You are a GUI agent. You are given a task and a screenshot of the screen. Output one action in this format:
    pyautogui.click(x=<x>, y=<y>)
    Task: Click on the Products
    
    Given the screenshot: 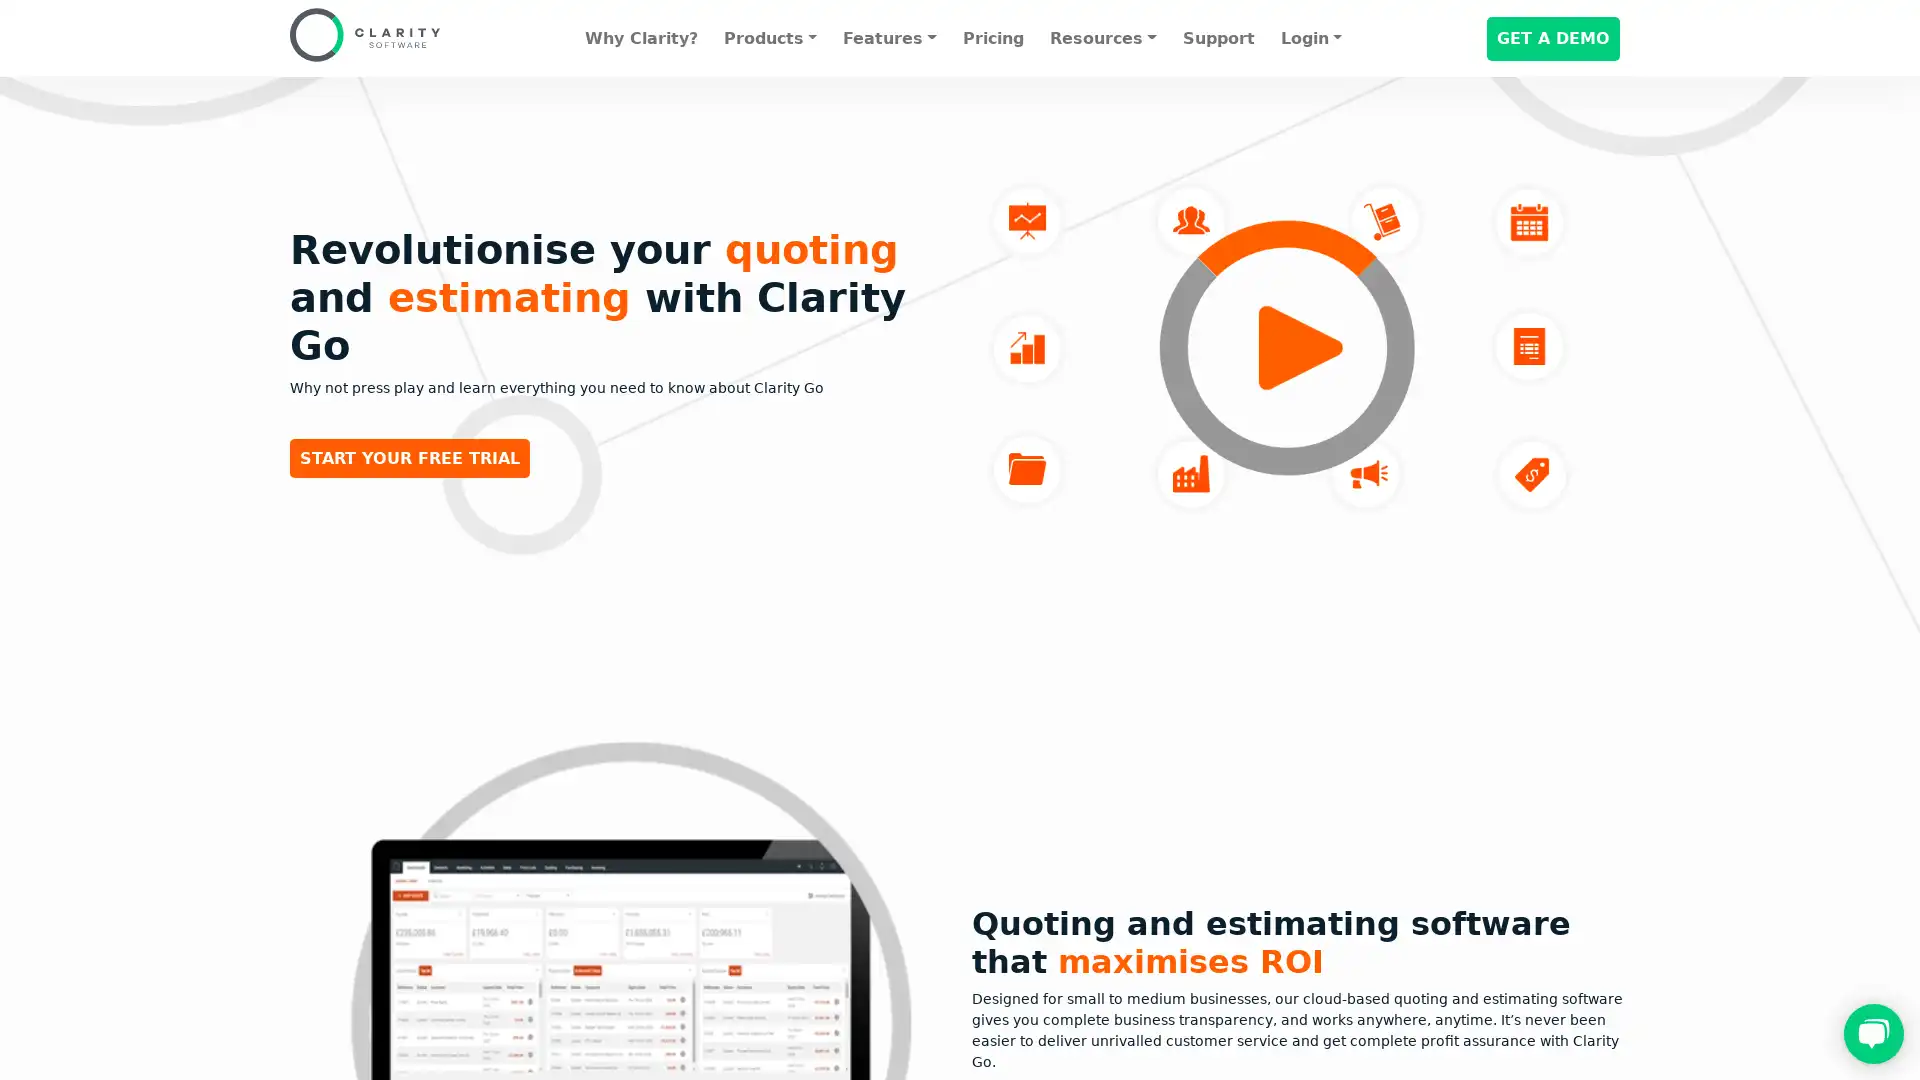 What is the action you would take?
    pyautogui.click(x=768, y=38)
    